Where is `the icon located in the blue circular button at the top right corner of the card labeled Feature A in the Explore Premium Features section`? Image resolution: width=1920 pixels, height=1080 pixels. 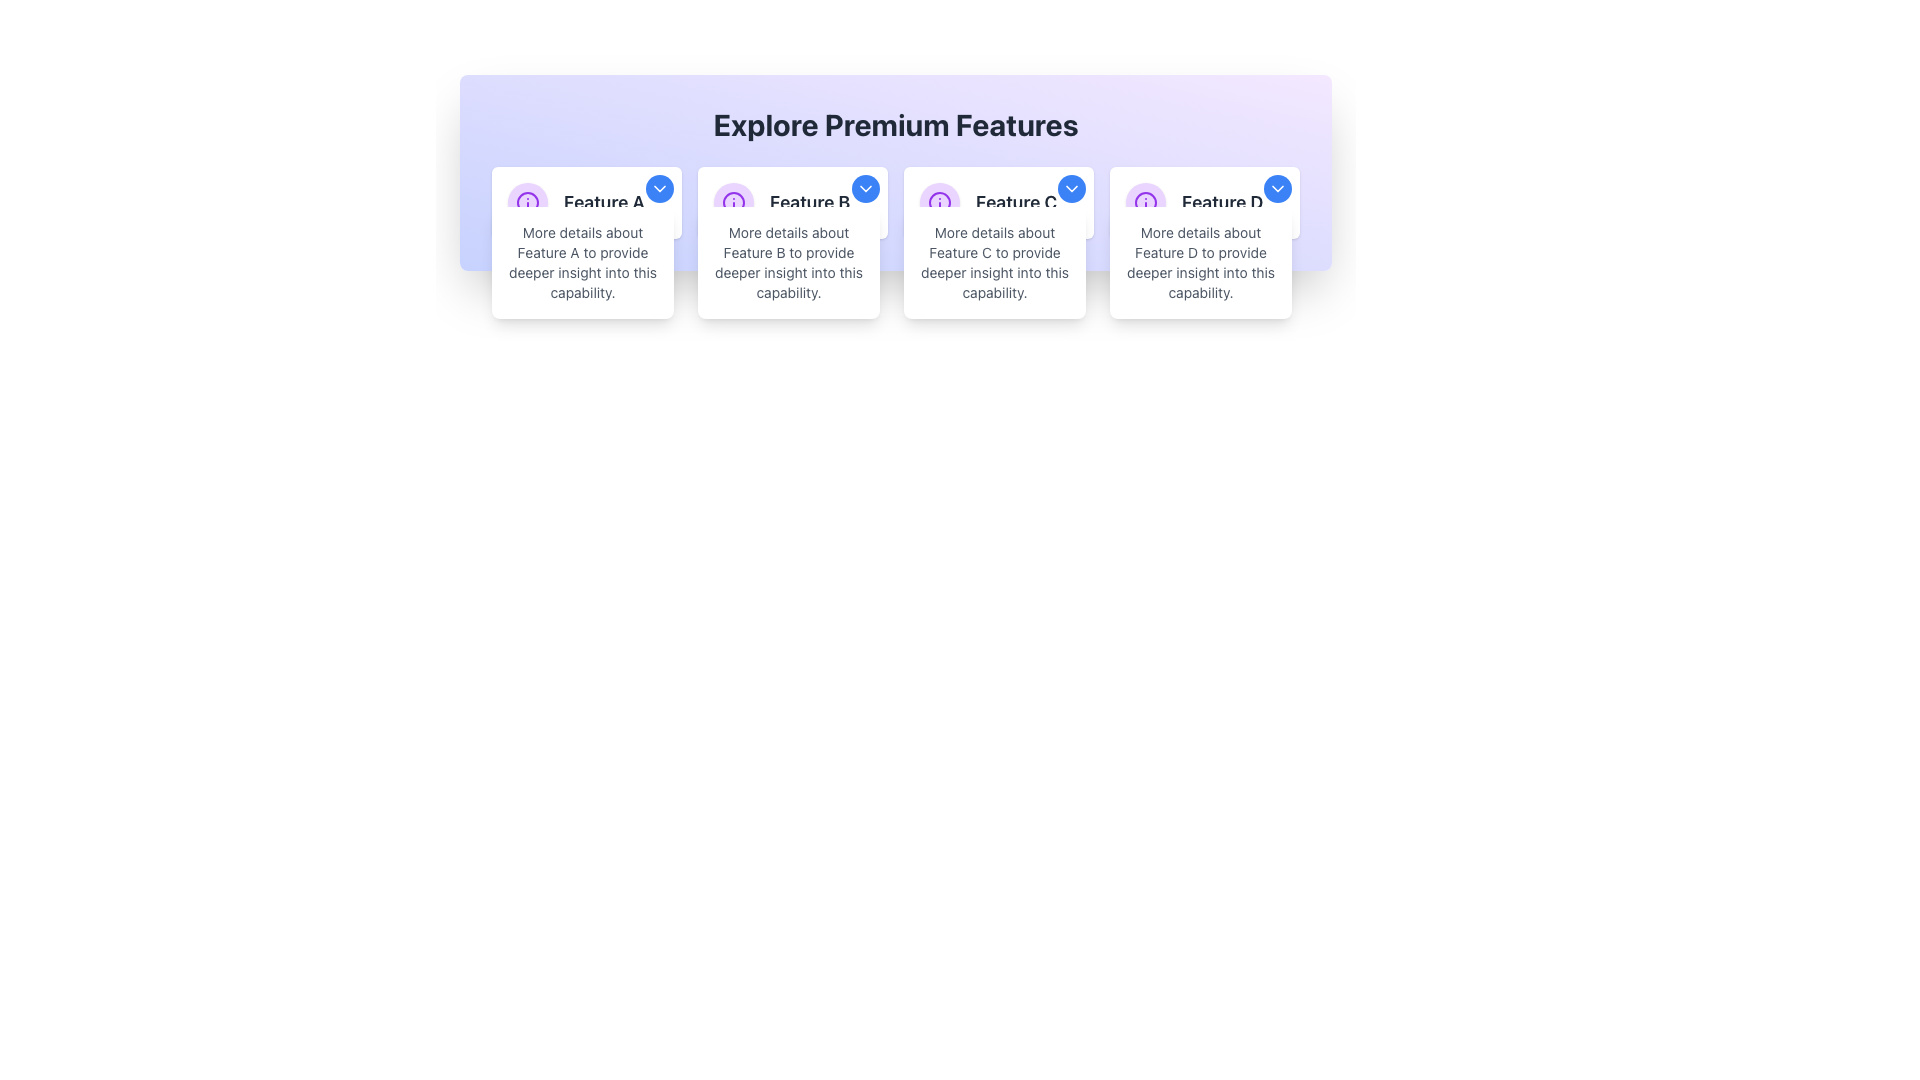
the icon located in the blue circular button at the top right corner of the card labeled Feature A in the Explore Premium Features section is located at coordinates (660, 189).